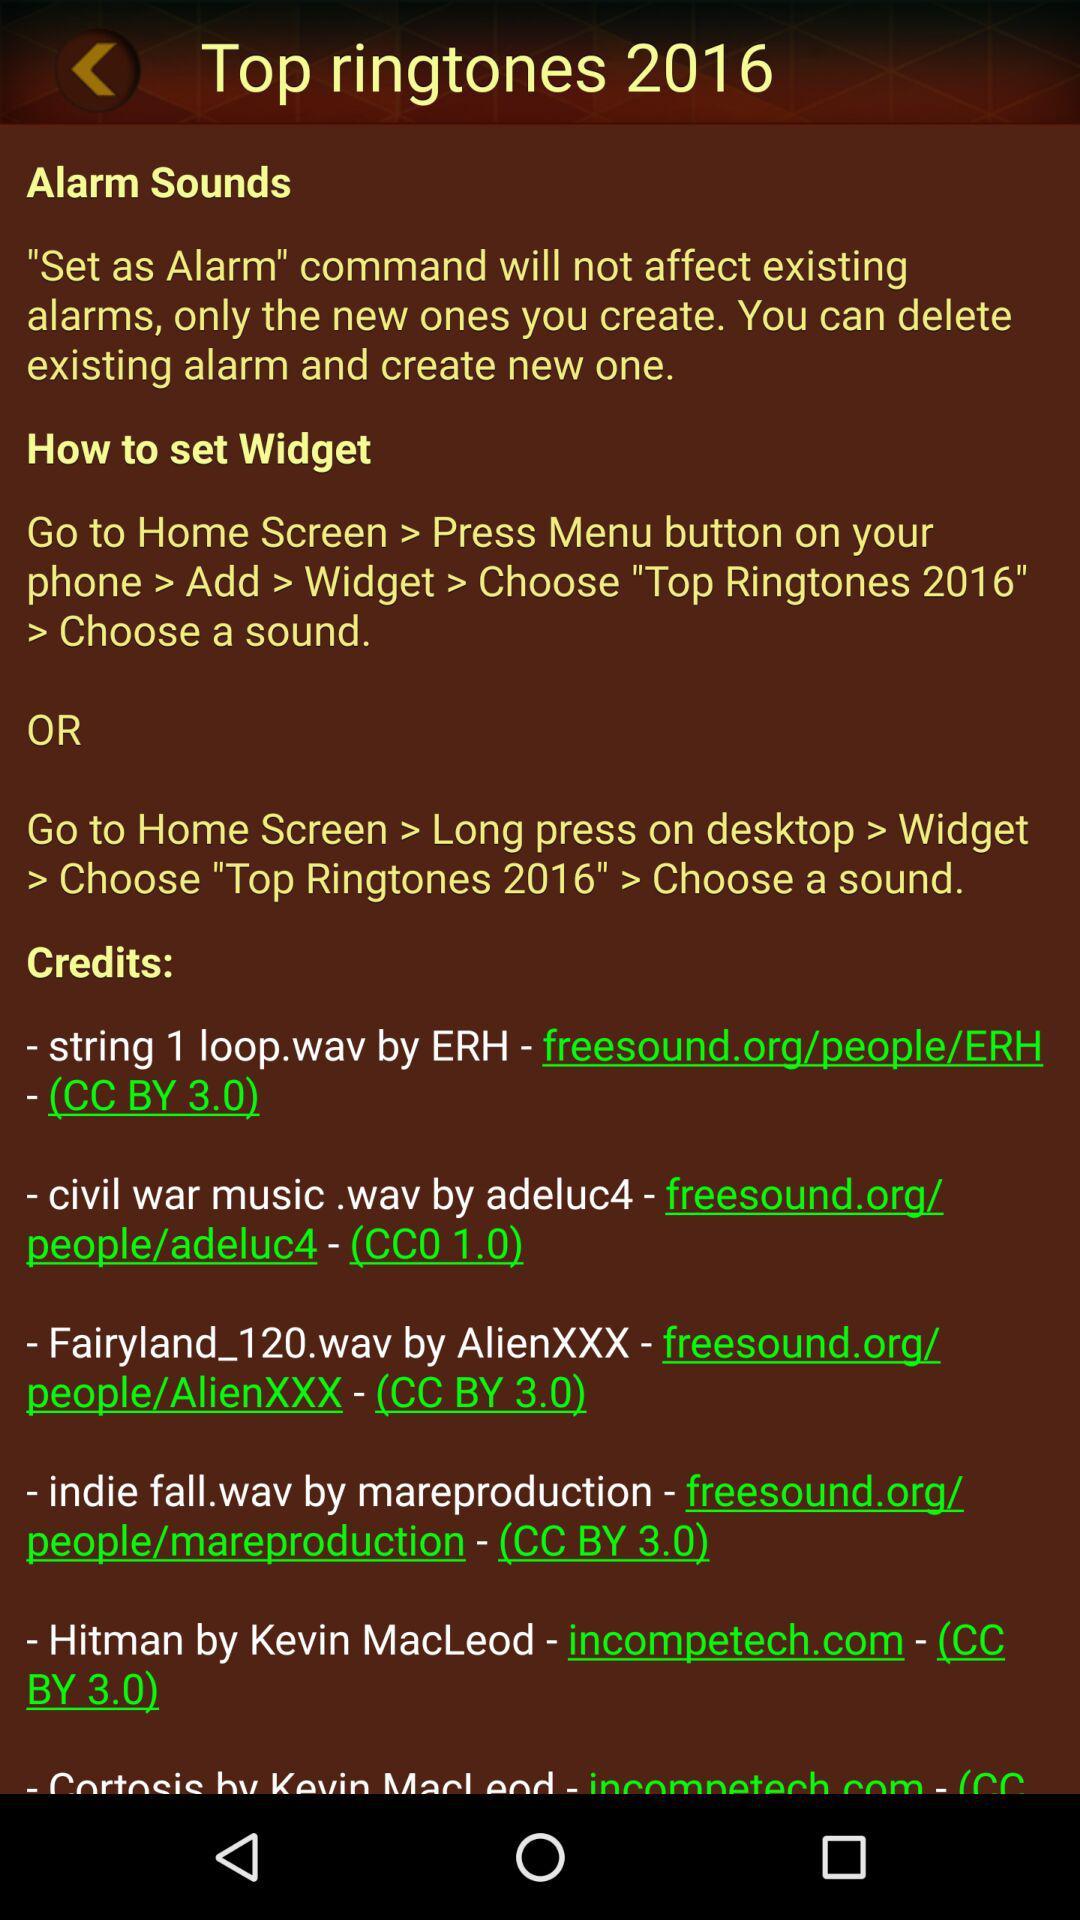  Describe the element at coordinates (97, 69) in the screenshot. I see `icon above the alarm sounds icon` at that location.